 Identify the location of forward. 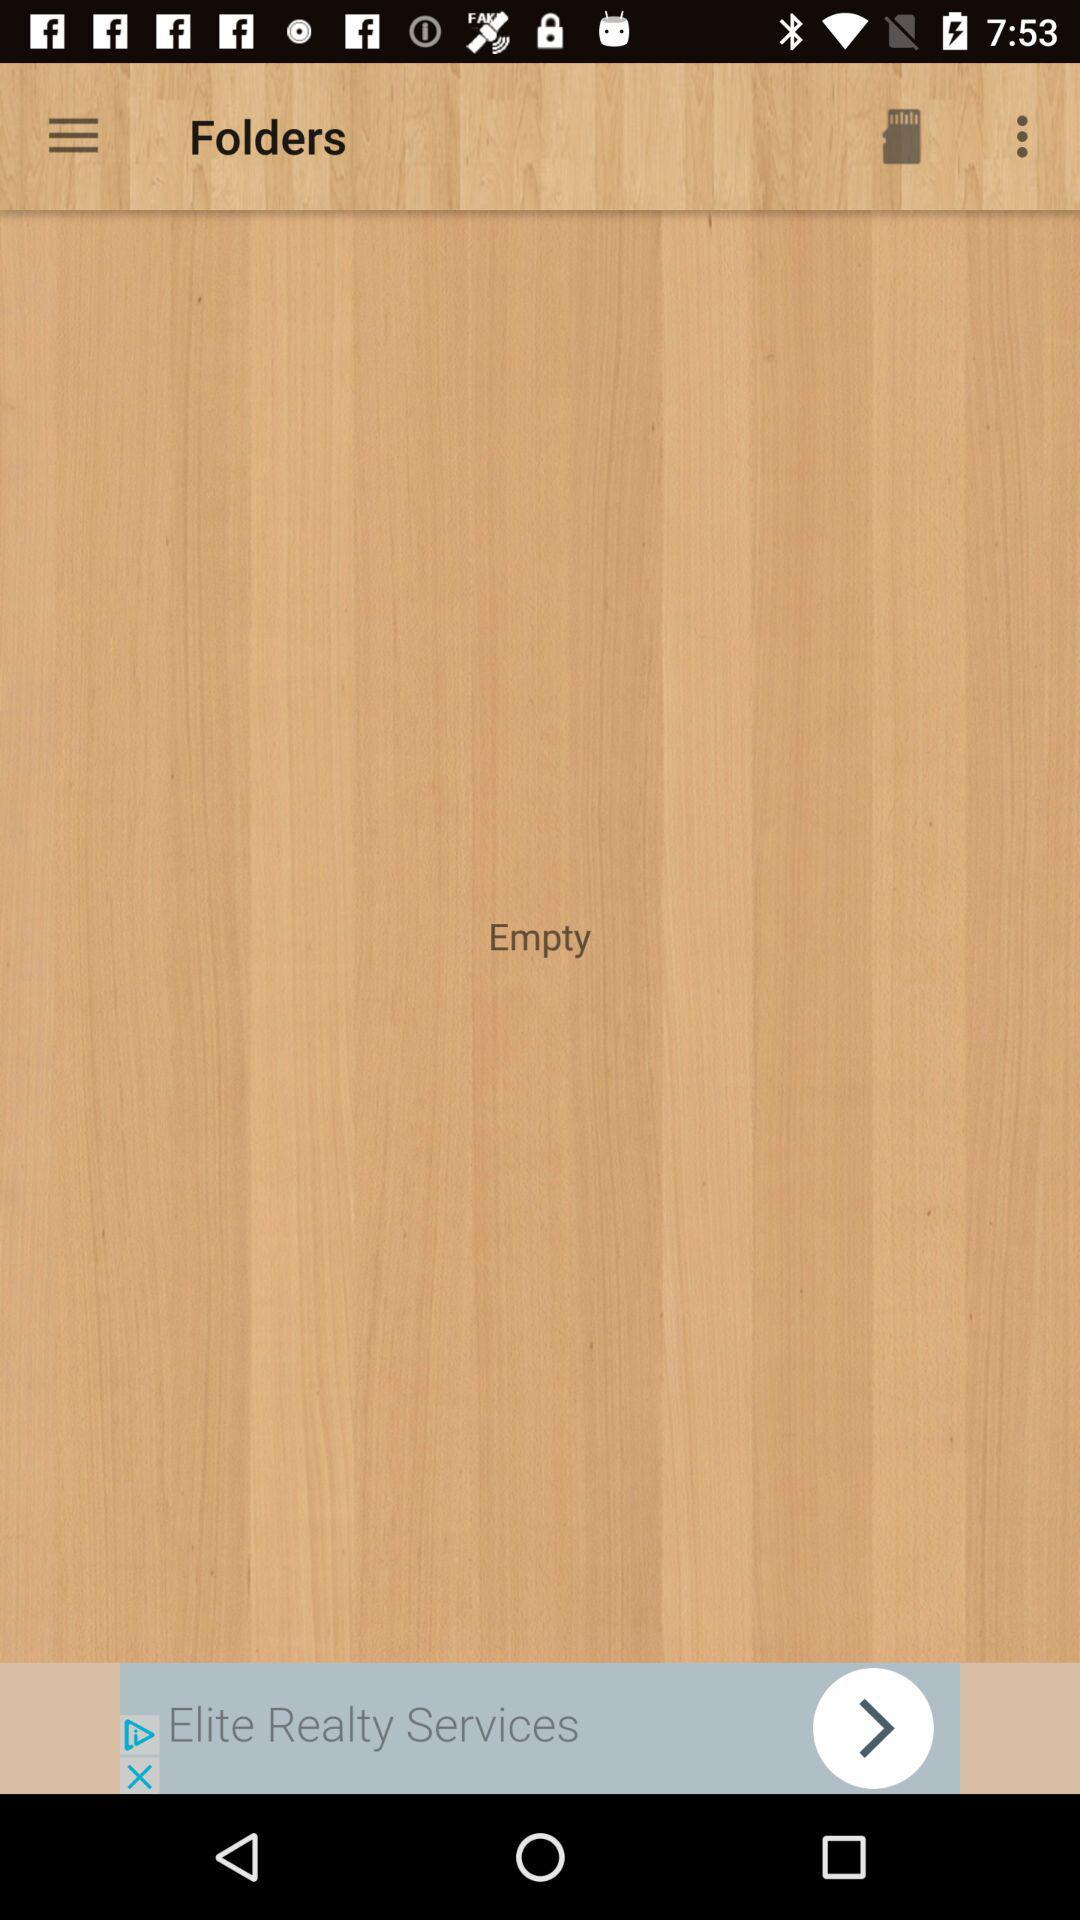
(540, 1727).